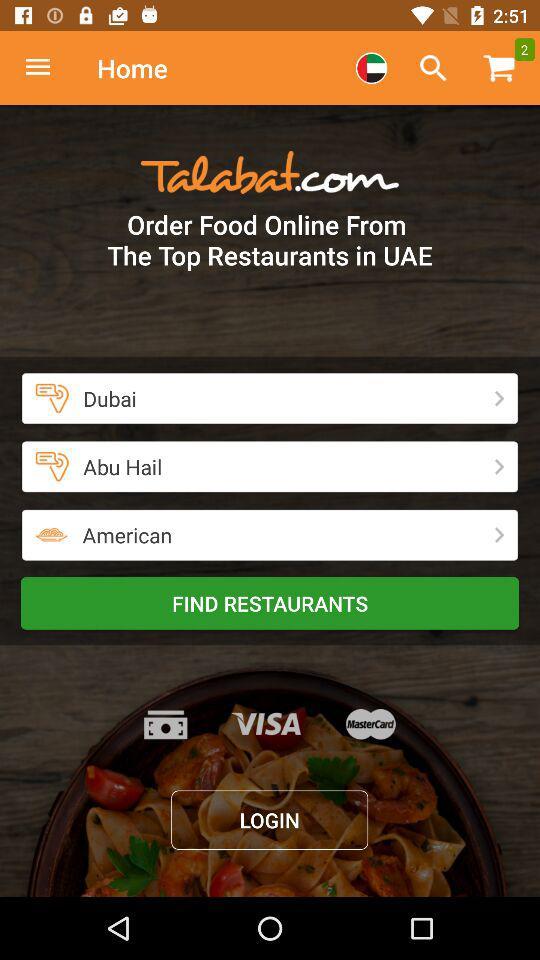 The height and width of the screenshot is (960, 540). Describe the element at coordinates (370, 68) in the screenshot. I see `menu selection` at that location.